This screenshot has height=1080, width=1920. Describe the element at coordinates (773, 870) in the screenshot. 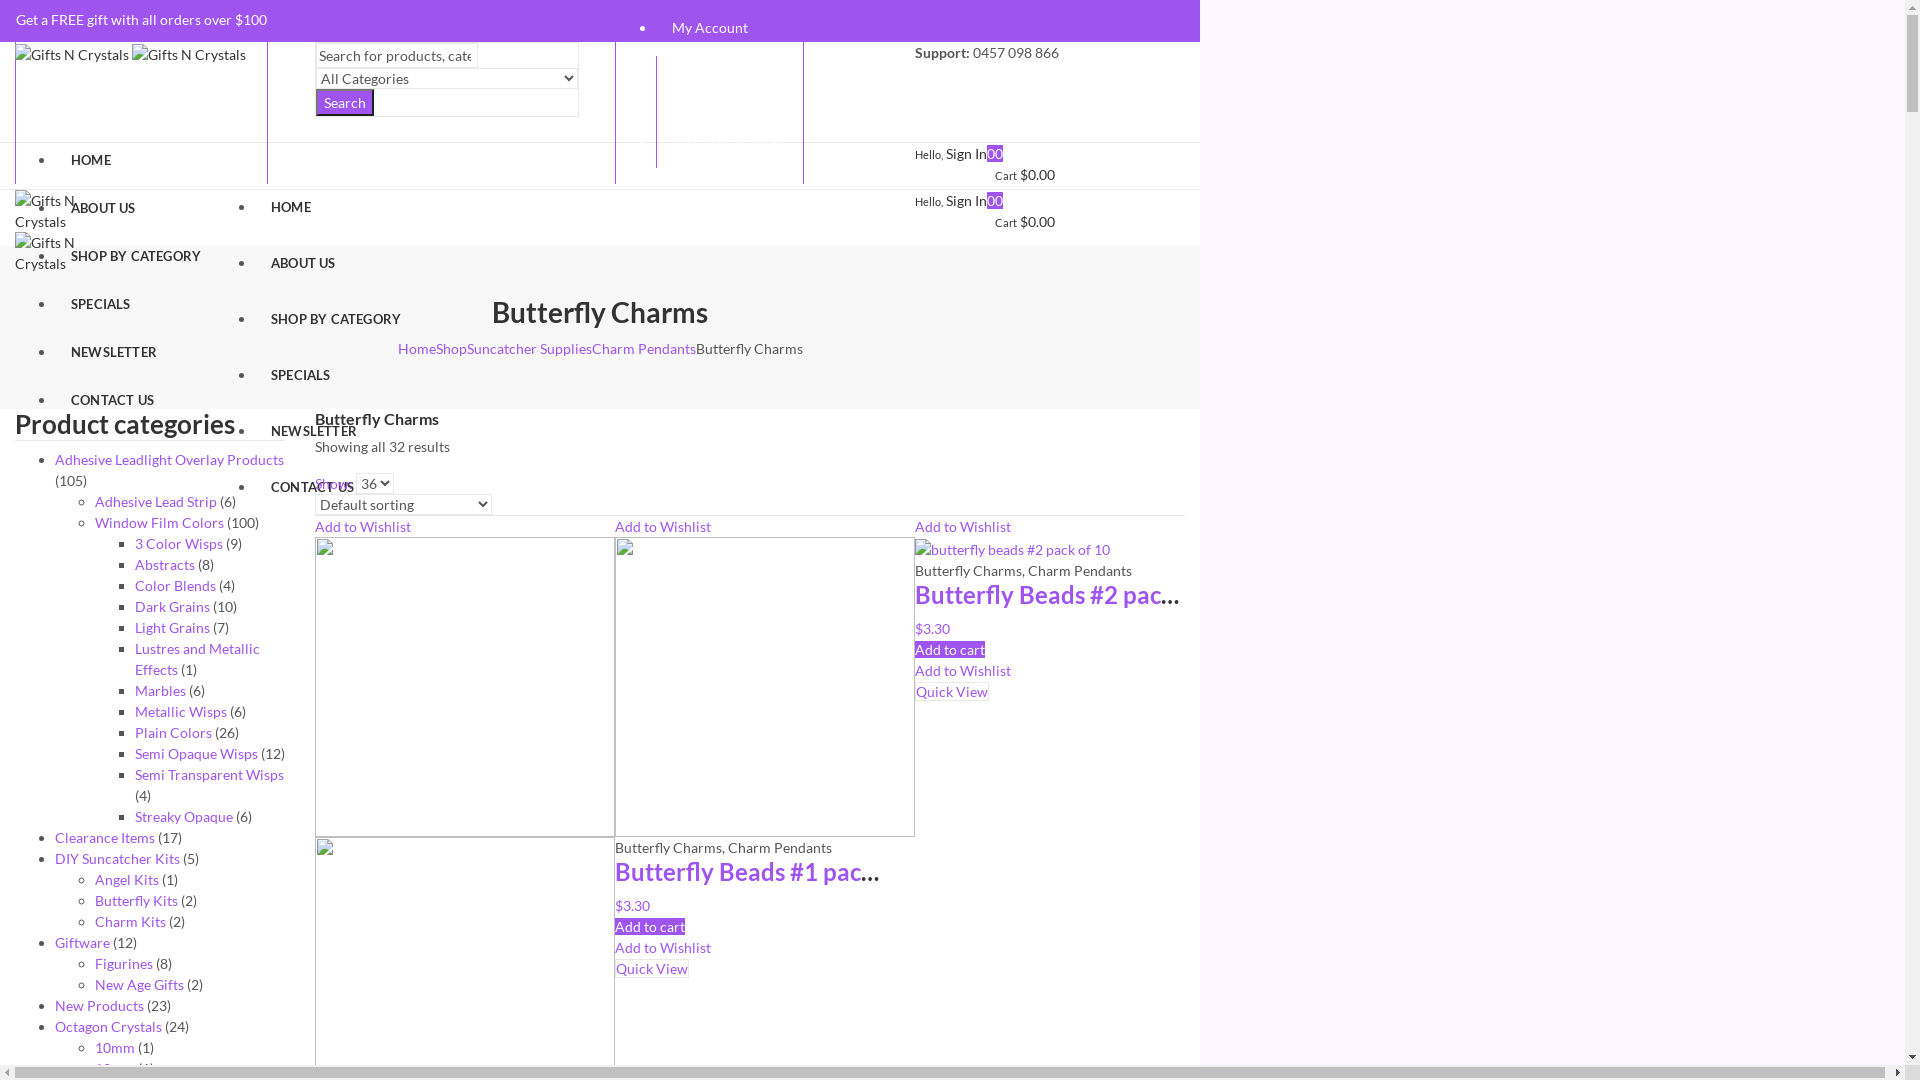

I see `'Butterfly Beads #1 pack of 12'` at that location.